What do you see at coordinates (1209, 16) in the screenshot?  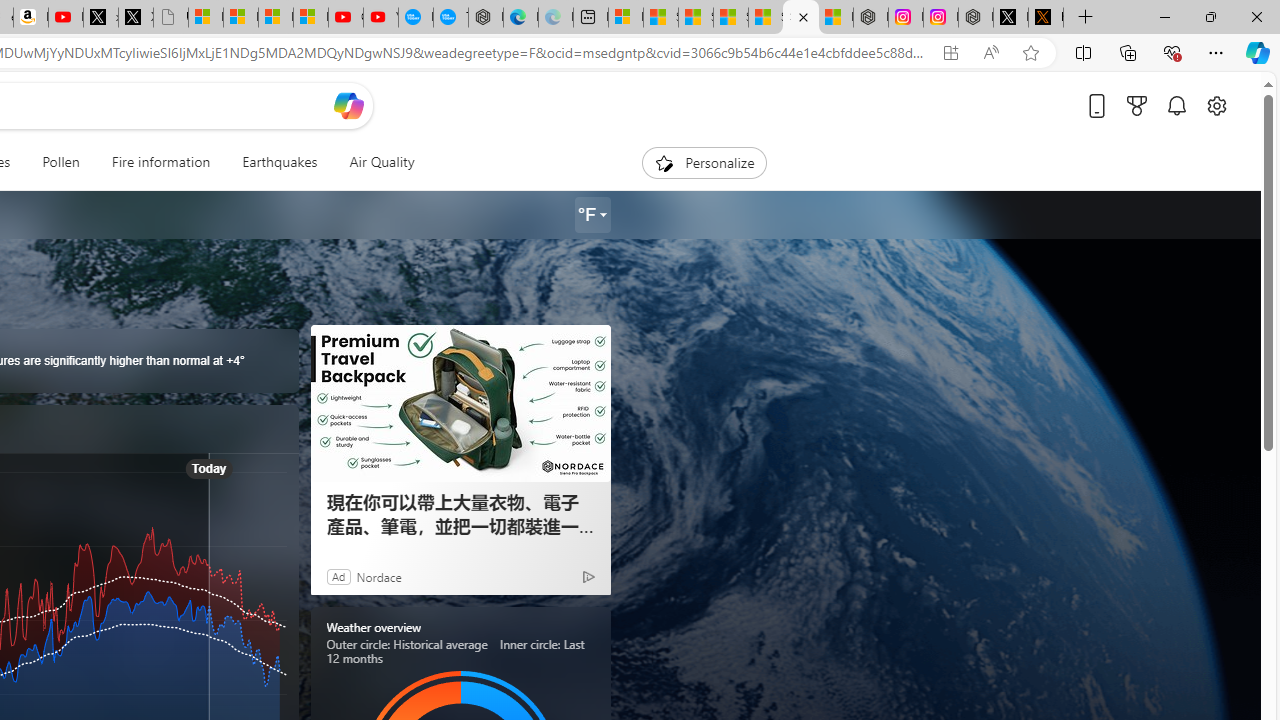 I see `'Restore'` at bounding box center [1209, 16].